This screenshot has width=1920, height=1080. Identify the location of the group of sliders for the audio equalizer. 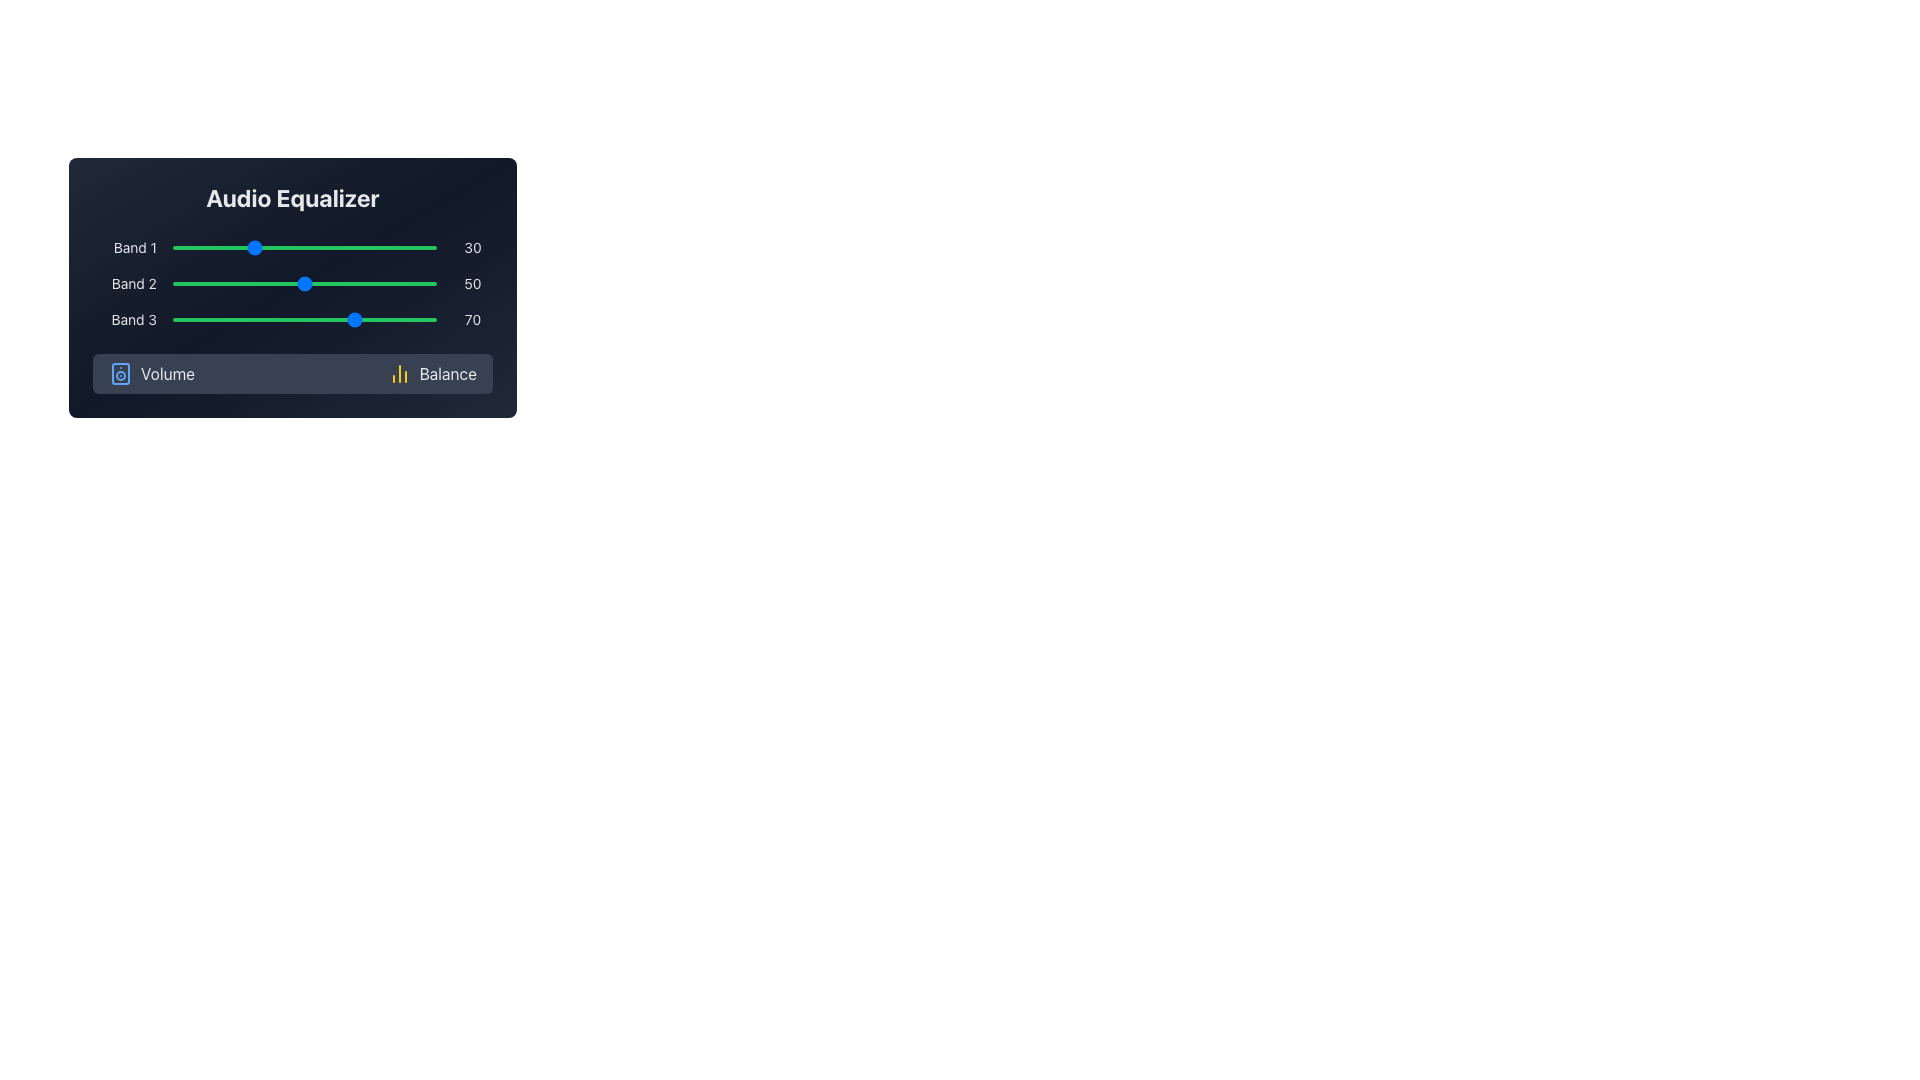
(291, 284).